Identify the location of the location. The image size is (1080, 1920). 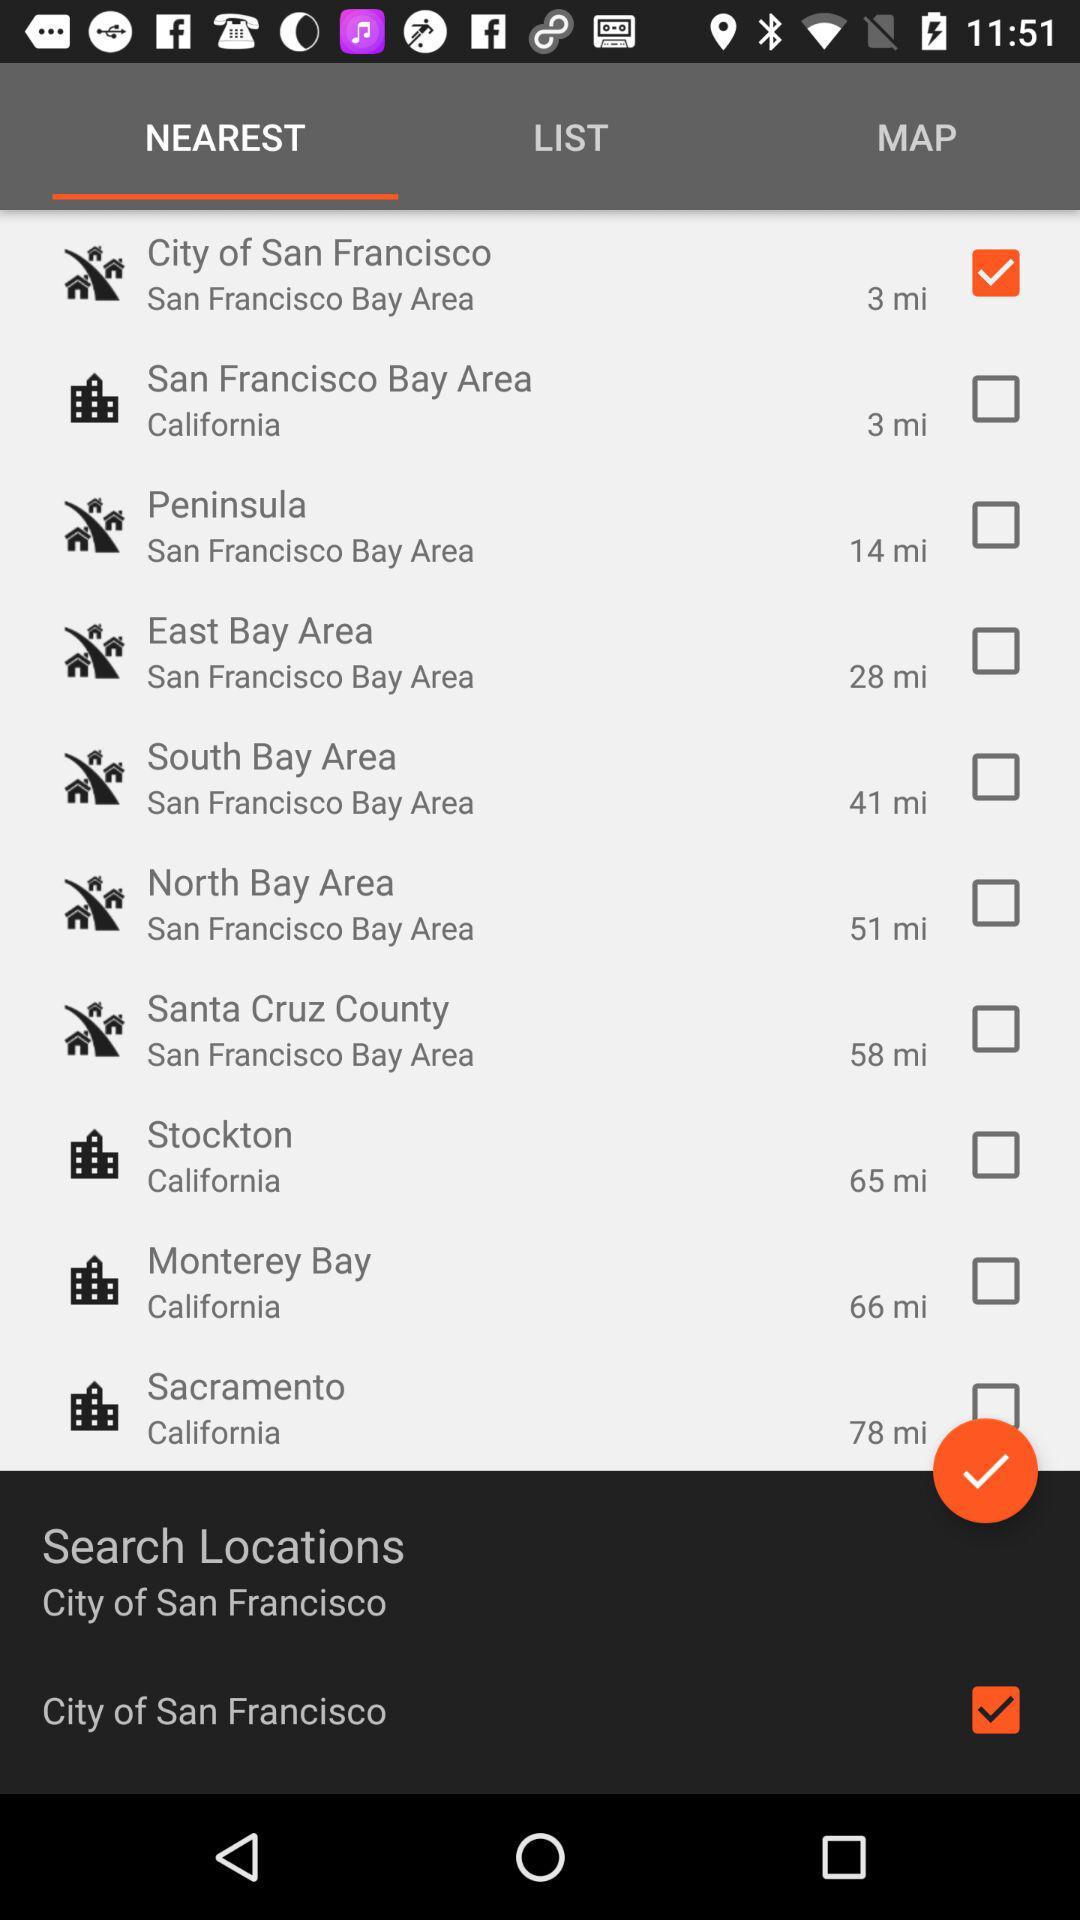
(995, 1281).